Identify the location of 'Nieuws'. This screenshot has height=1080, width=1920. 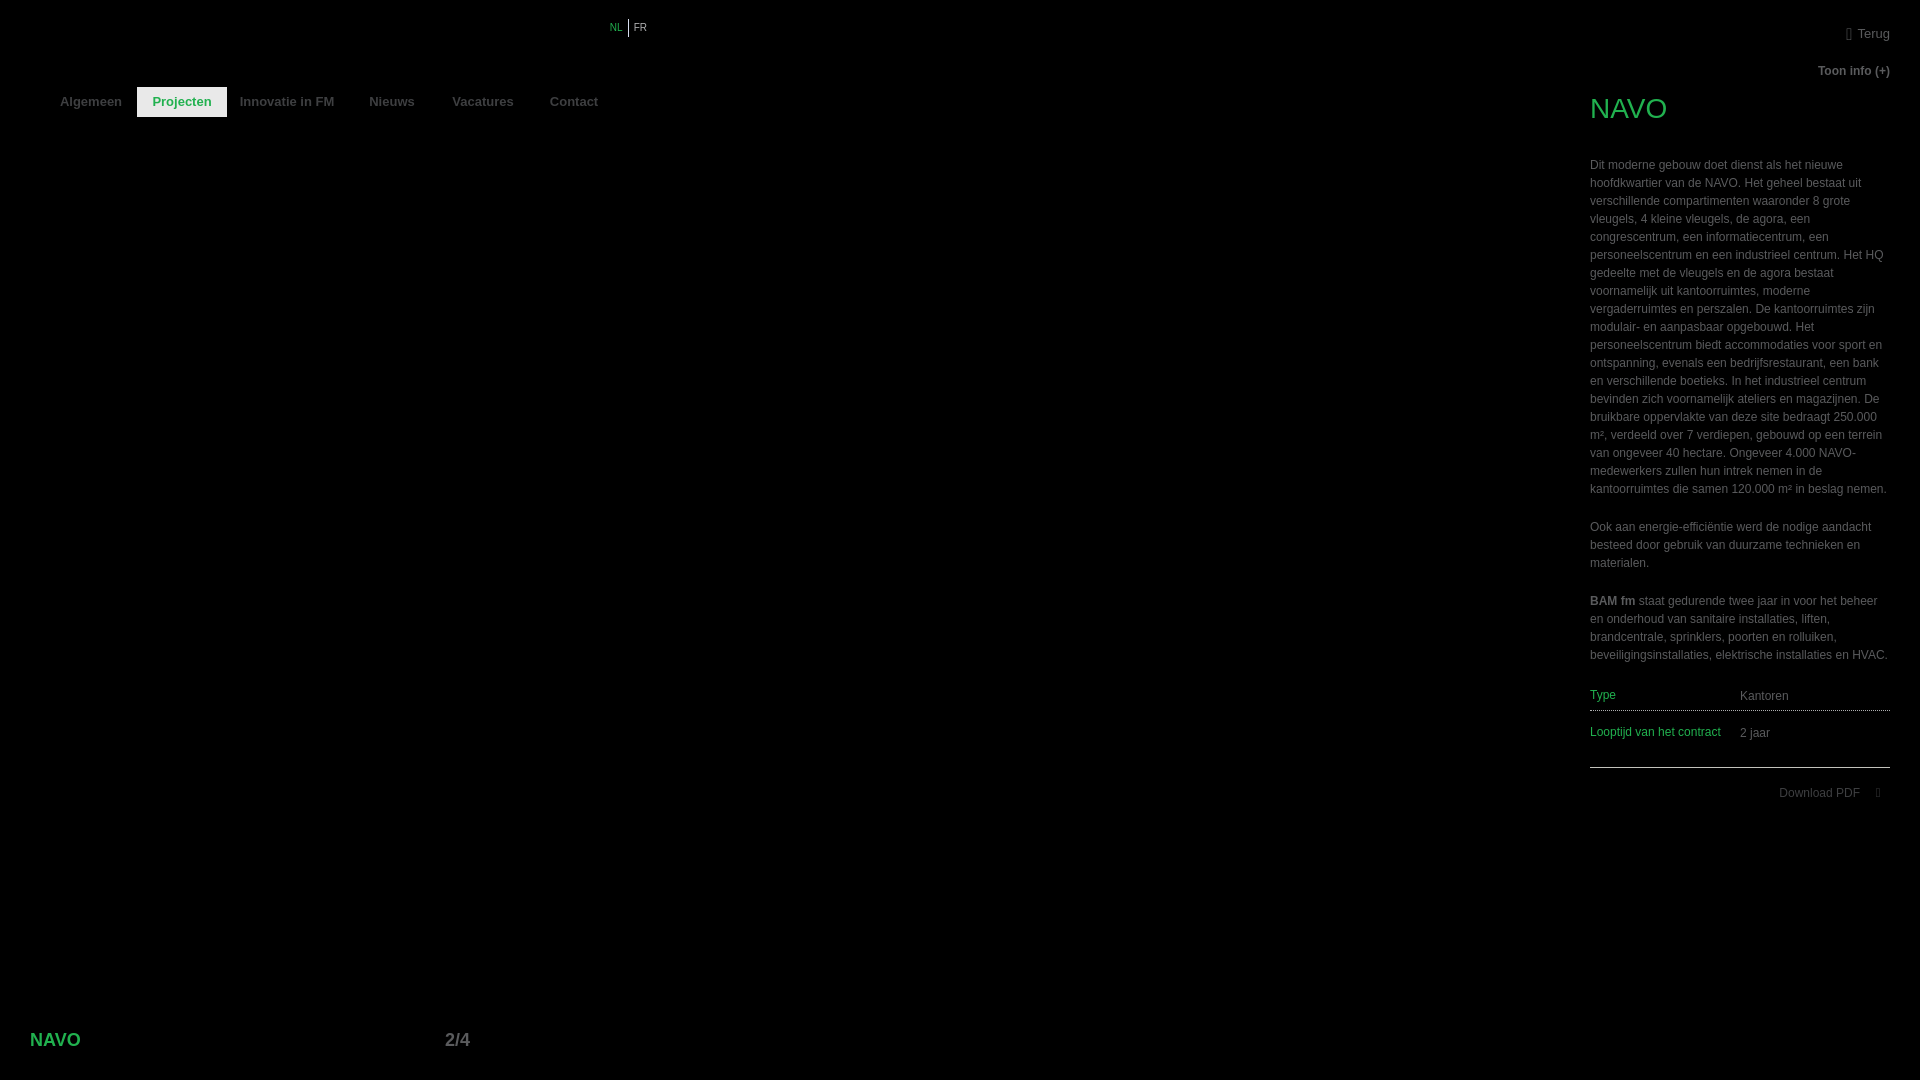
(392, 101).